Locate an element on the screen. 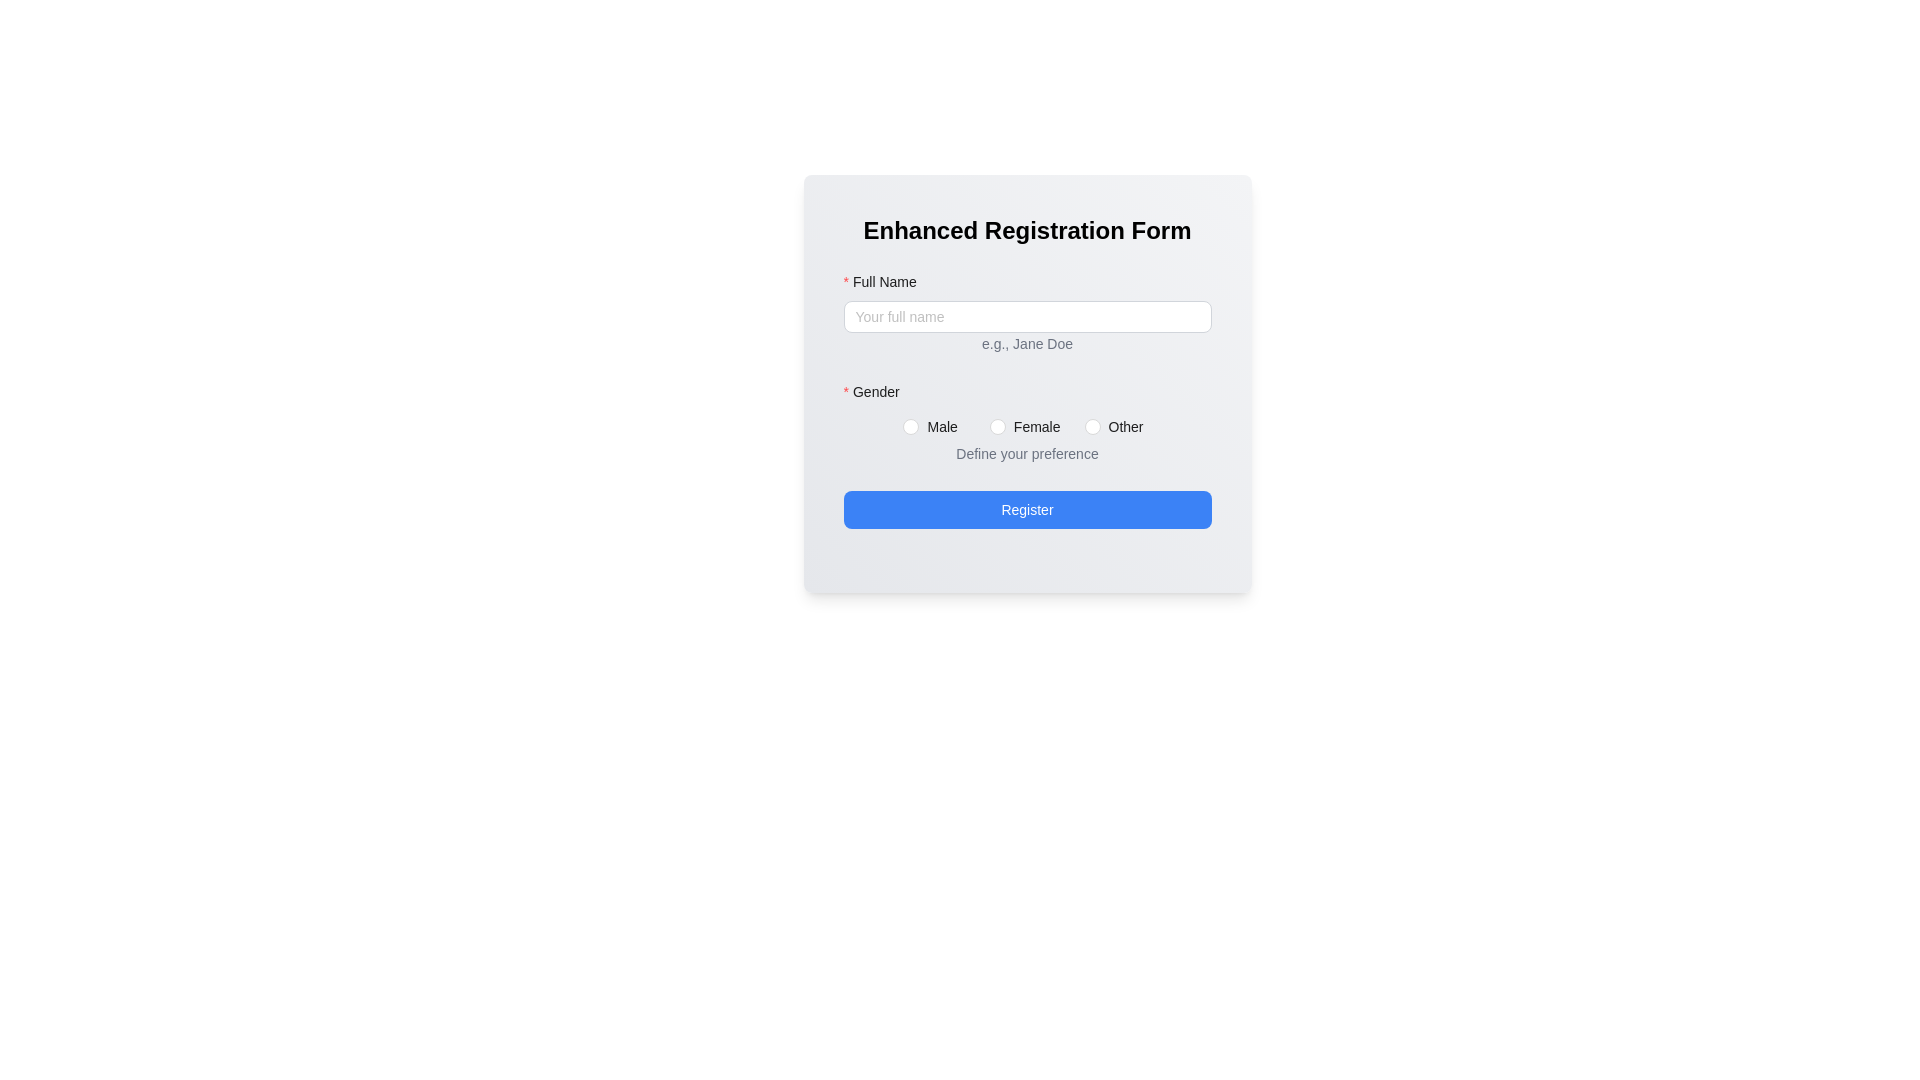  the 'Other' gender option radio button associated with the text label in the registration form is located at coordinates (1126, 426).